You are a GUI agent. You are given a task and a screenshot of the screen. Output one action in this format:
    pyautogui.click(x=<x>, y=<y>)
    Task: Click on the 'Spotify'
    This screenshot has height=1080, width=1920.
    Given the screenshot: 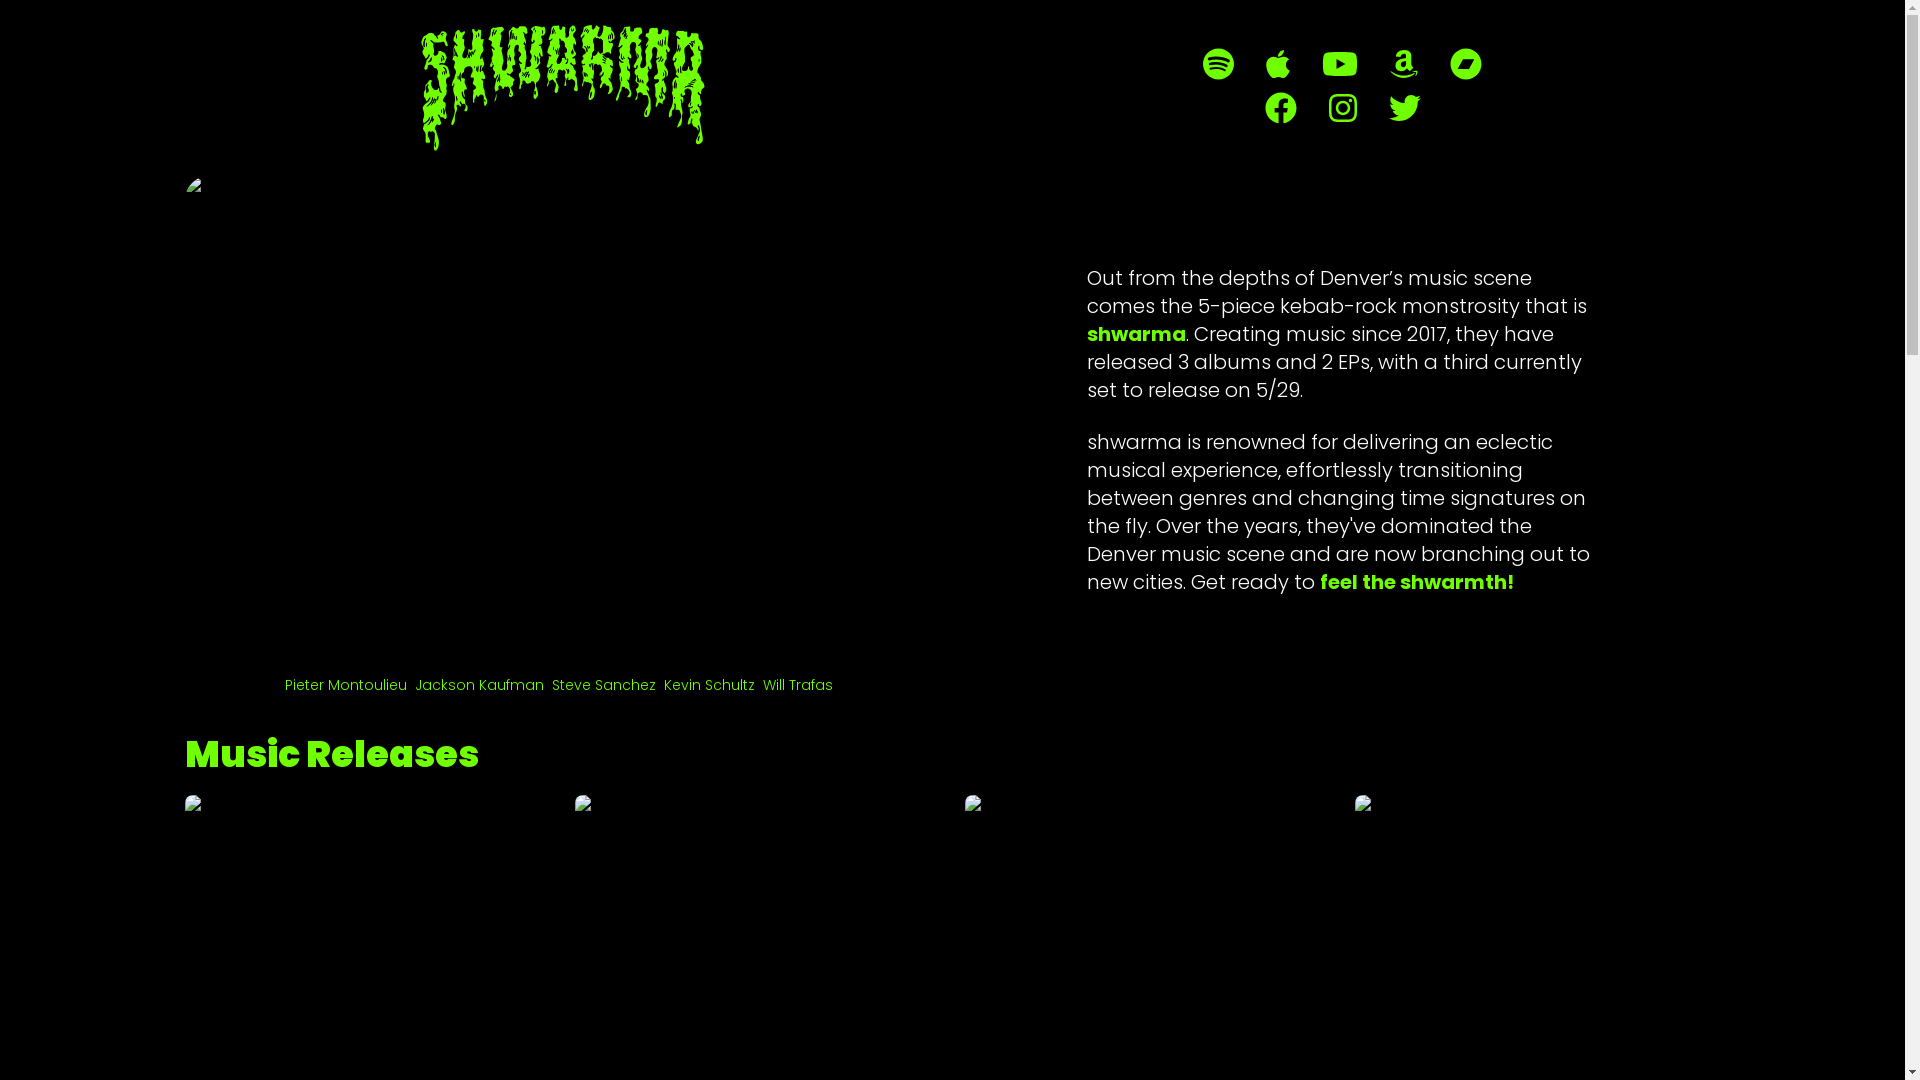 What is the action you would take?
    pyautogui.click(x=1217, y=63)
    